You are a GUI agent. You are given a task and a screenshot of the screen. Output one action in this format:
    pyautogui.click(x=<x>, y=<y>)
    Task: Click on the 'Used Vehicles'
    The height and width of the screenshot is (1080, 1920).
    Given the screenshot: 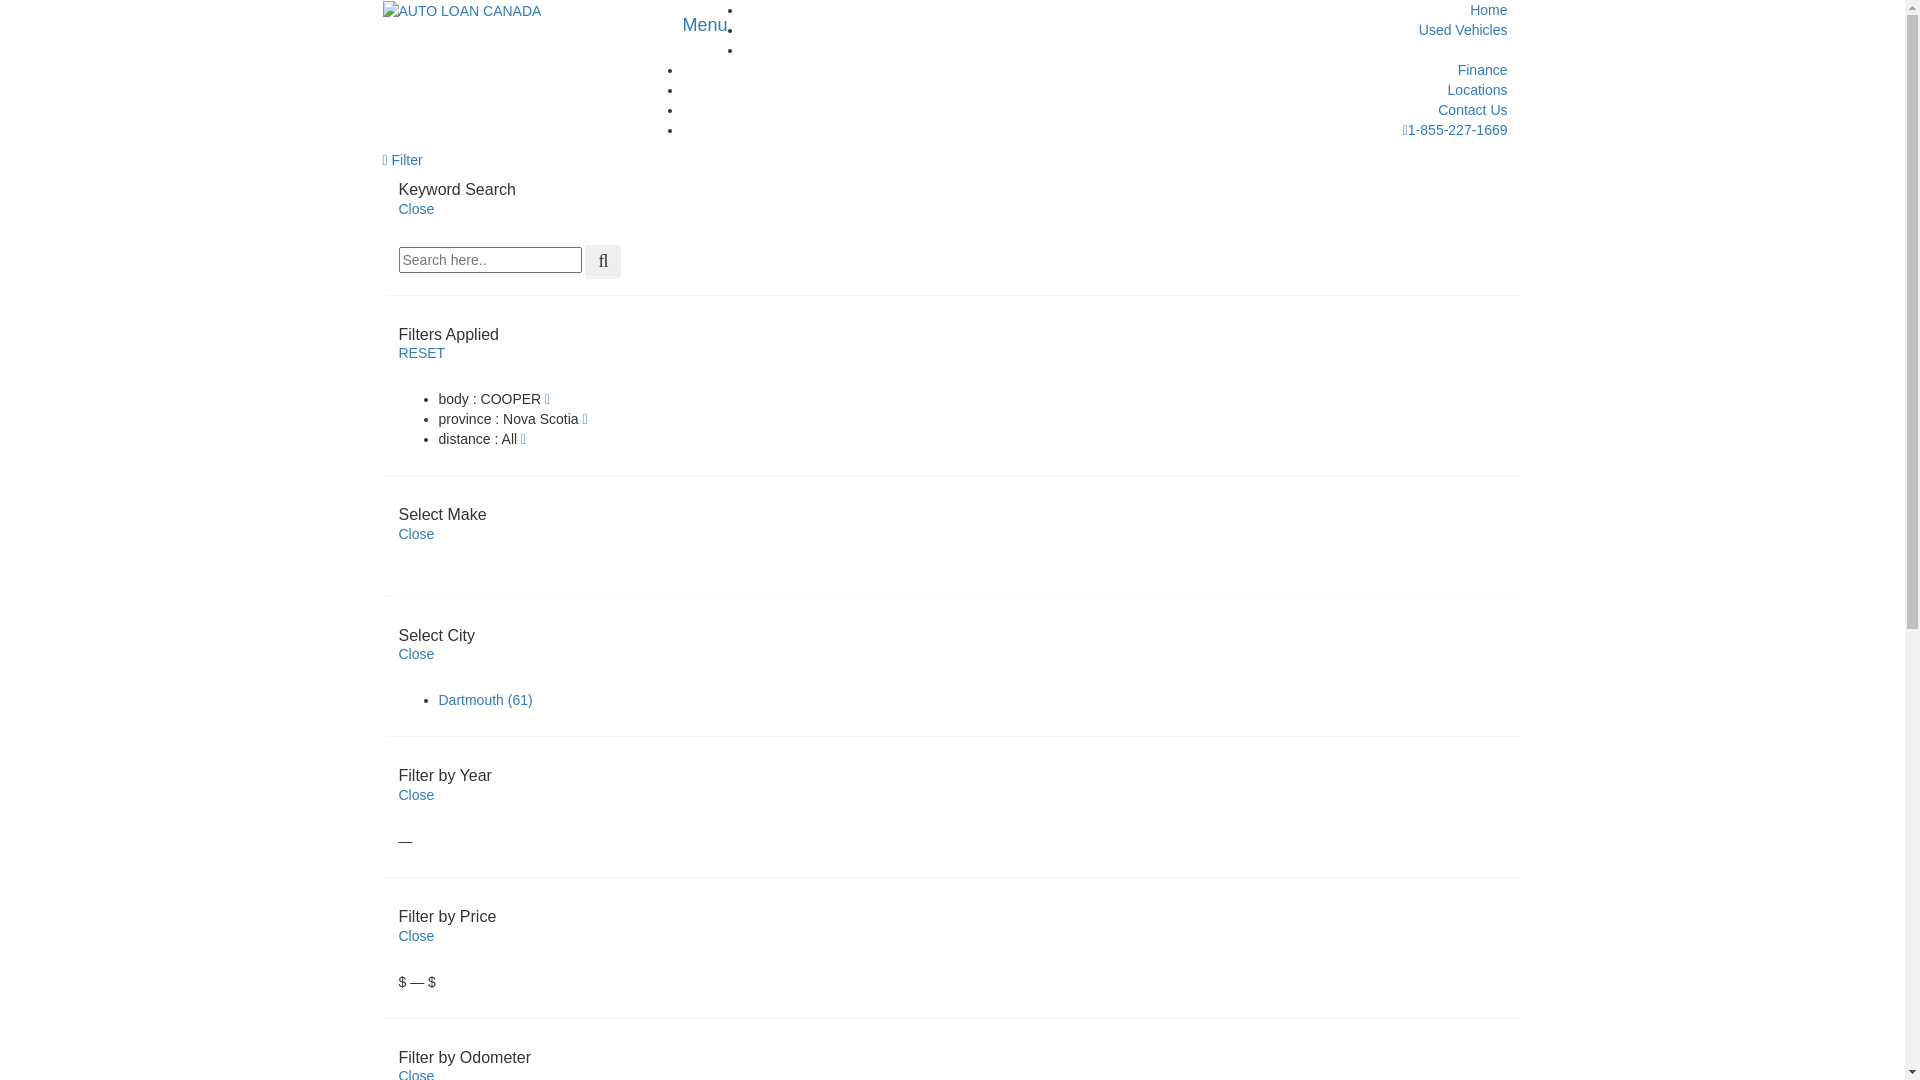 What is the action you would take?
    pyautogui.click(x=1463, y=30)
    